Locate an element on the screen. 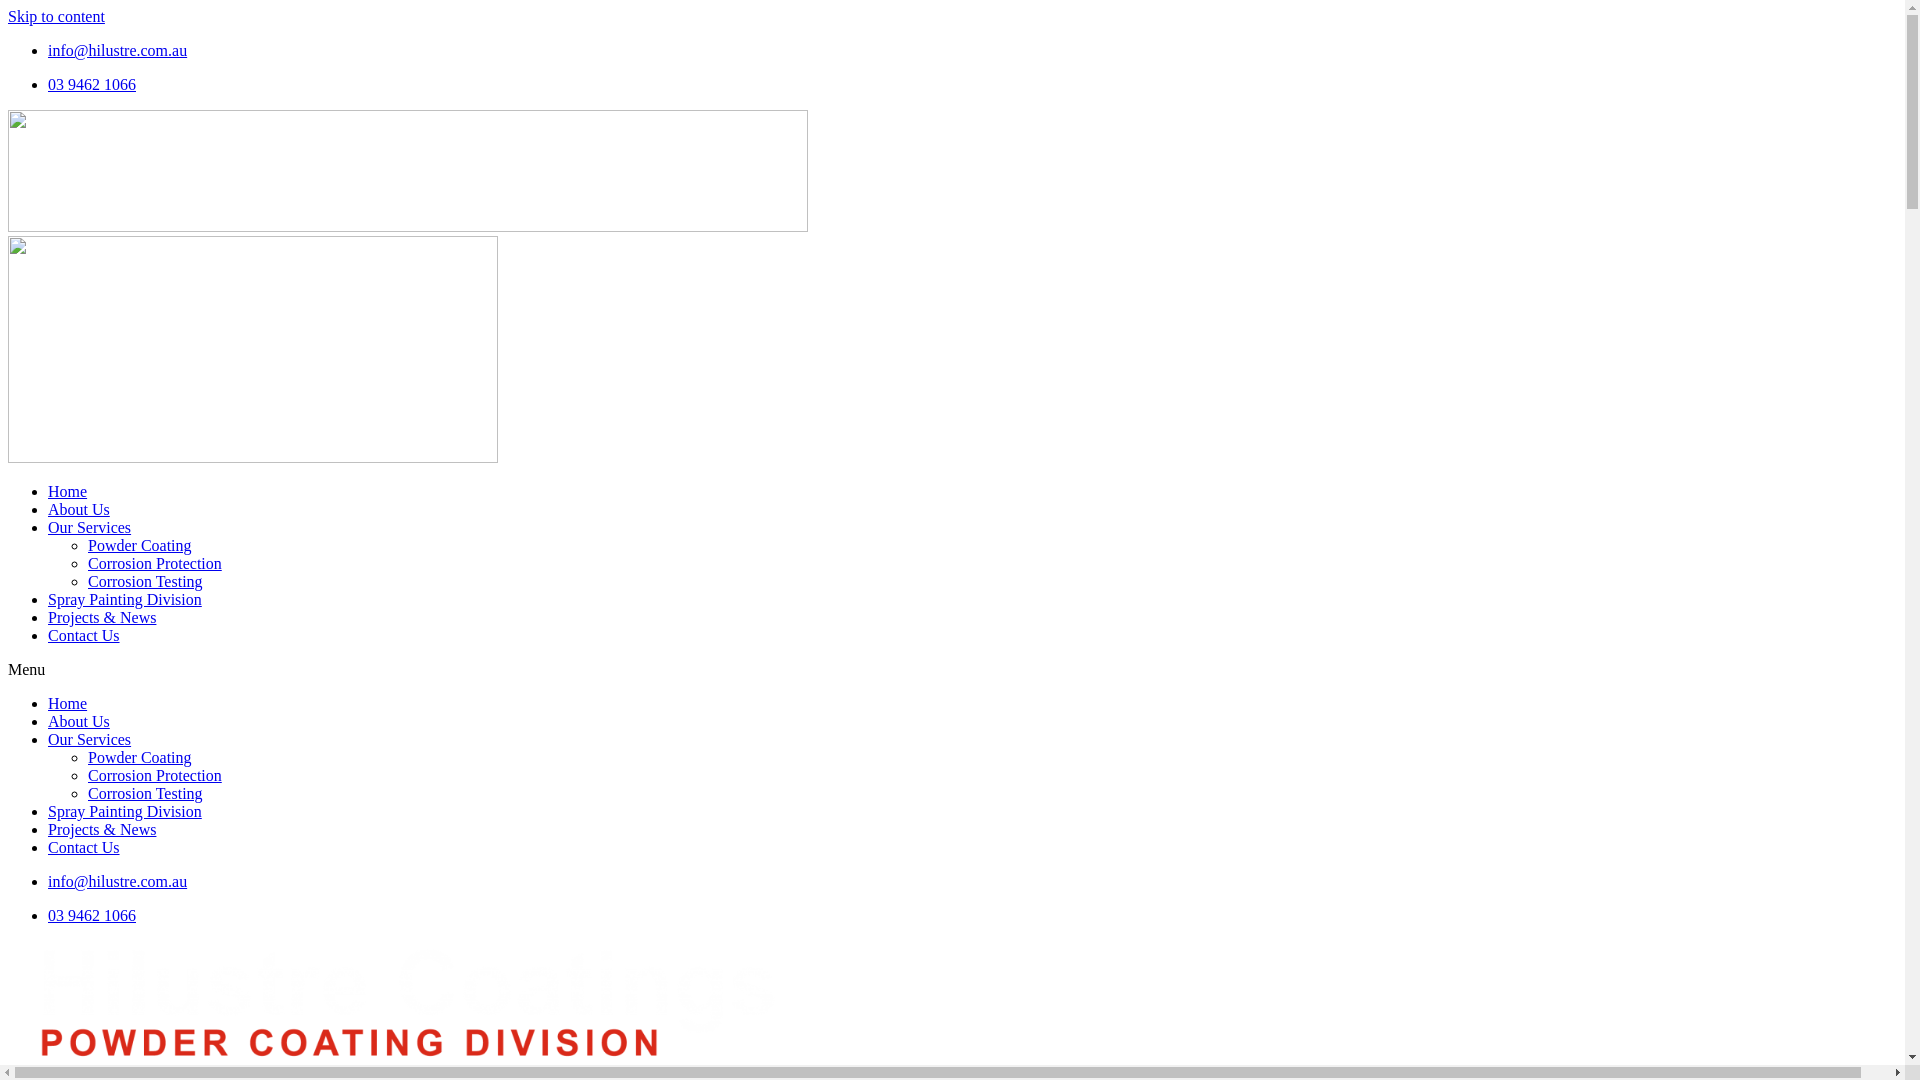  'About Us' is located at coordinates (48, 508).